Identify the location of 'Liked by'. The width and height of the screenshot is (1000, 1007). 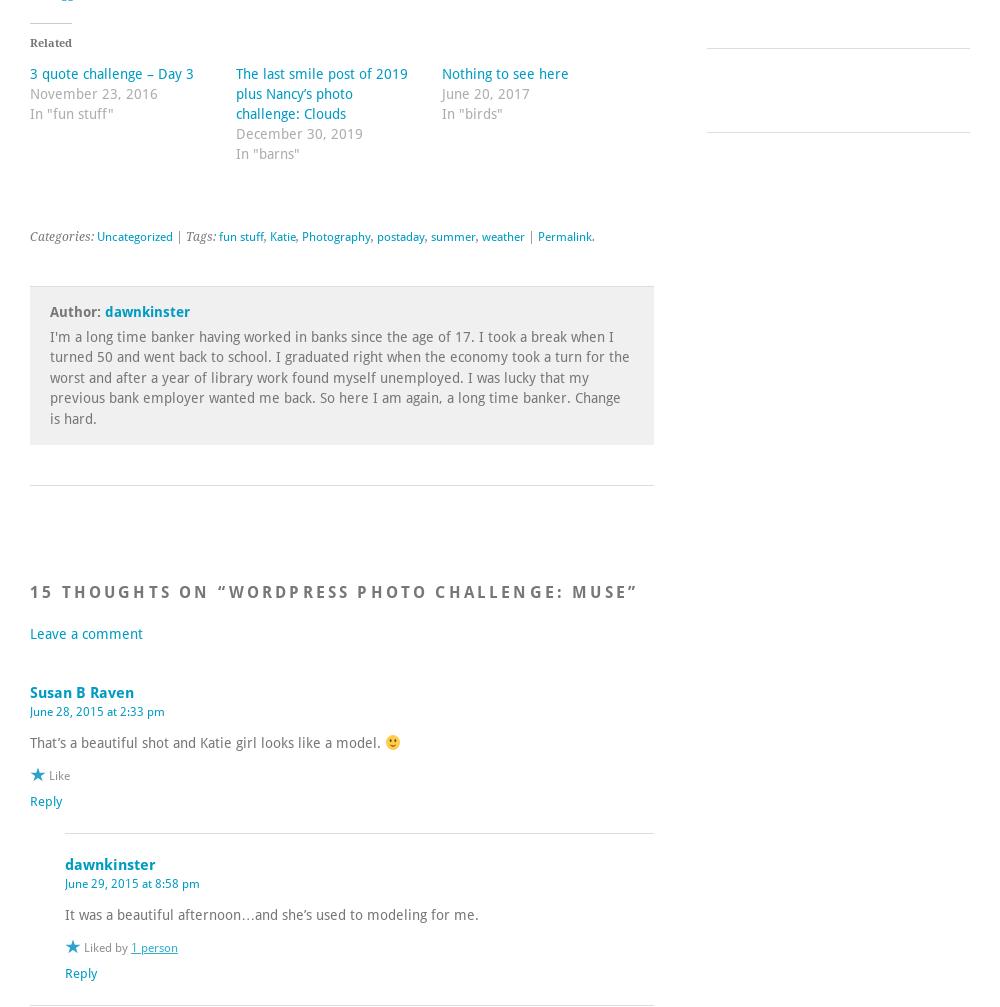
(106, 945).